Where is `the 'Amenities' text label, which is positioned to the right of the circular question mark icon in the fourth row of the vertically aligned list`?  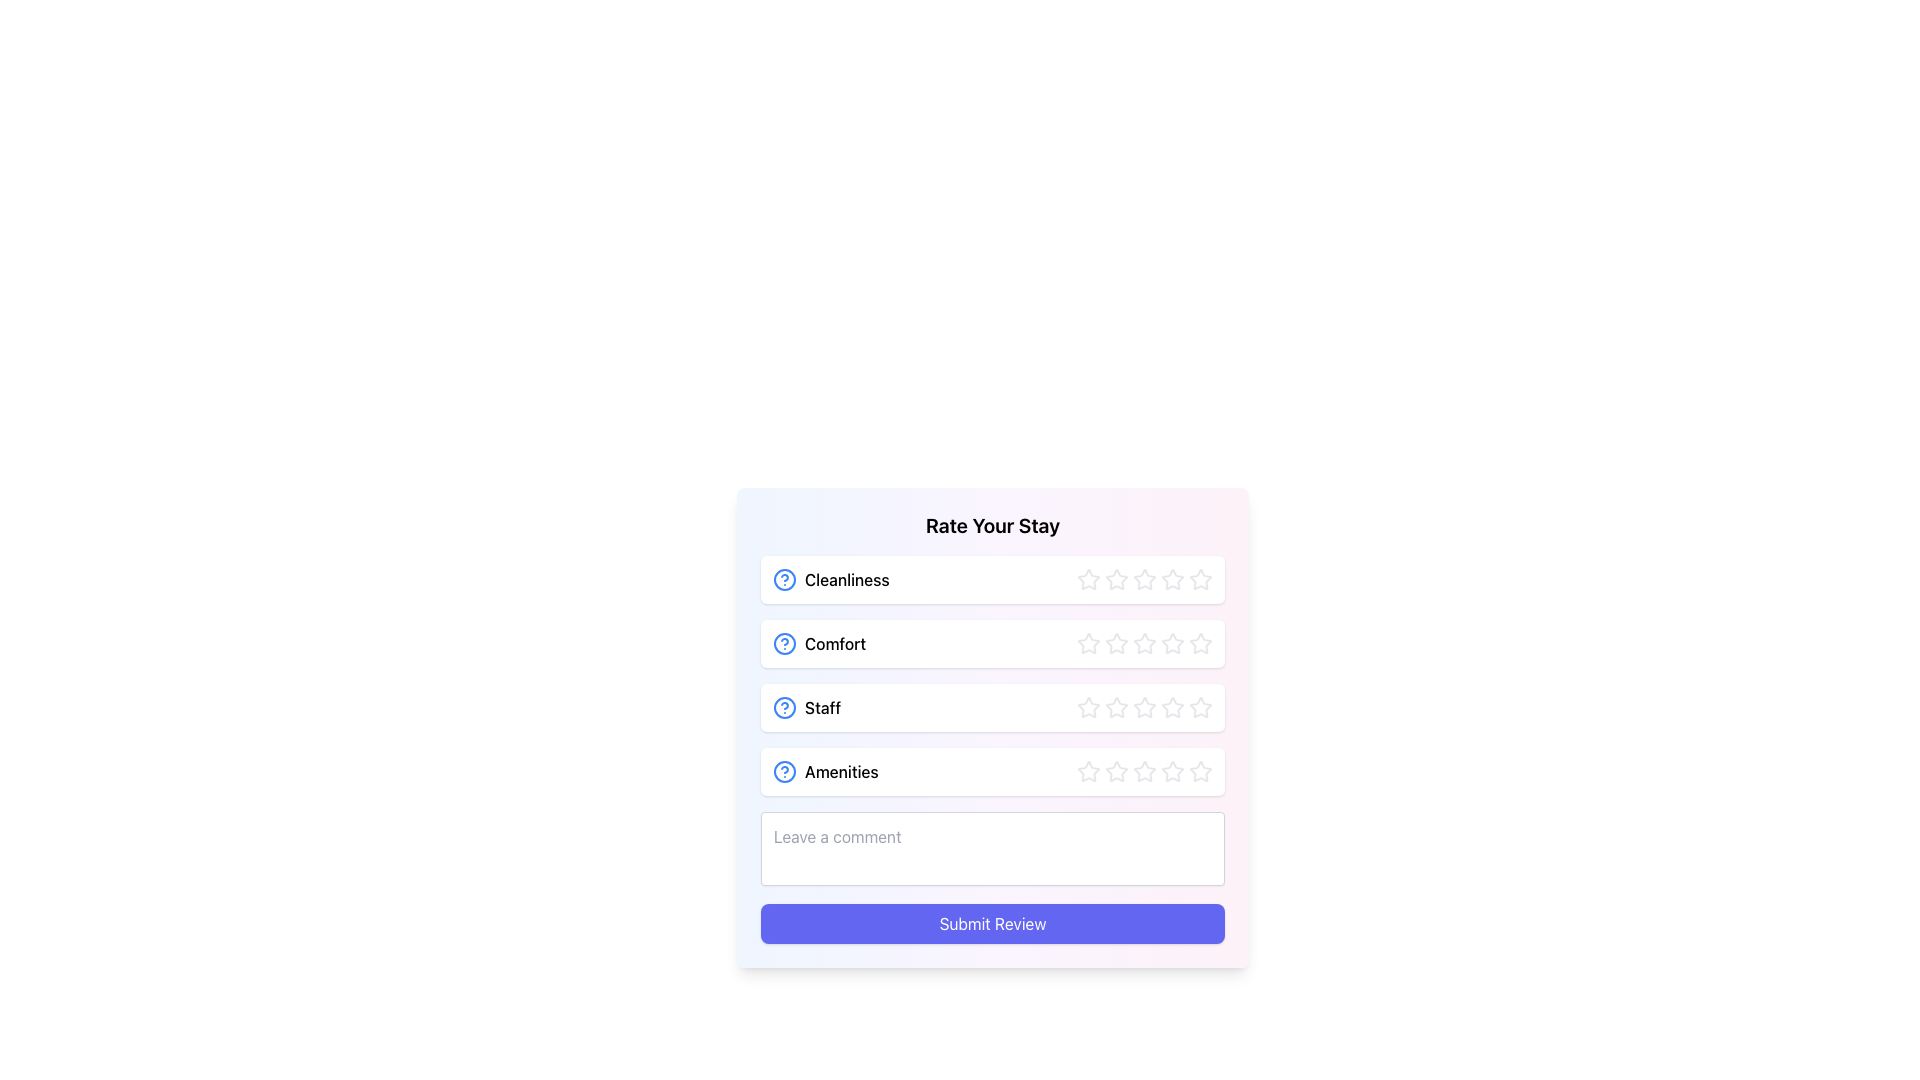 the 'Amenities' text label, which is positioned to the right of the circular question mark icon in the fourth row of the vertically aligned list is located at coordinates (841, 770).